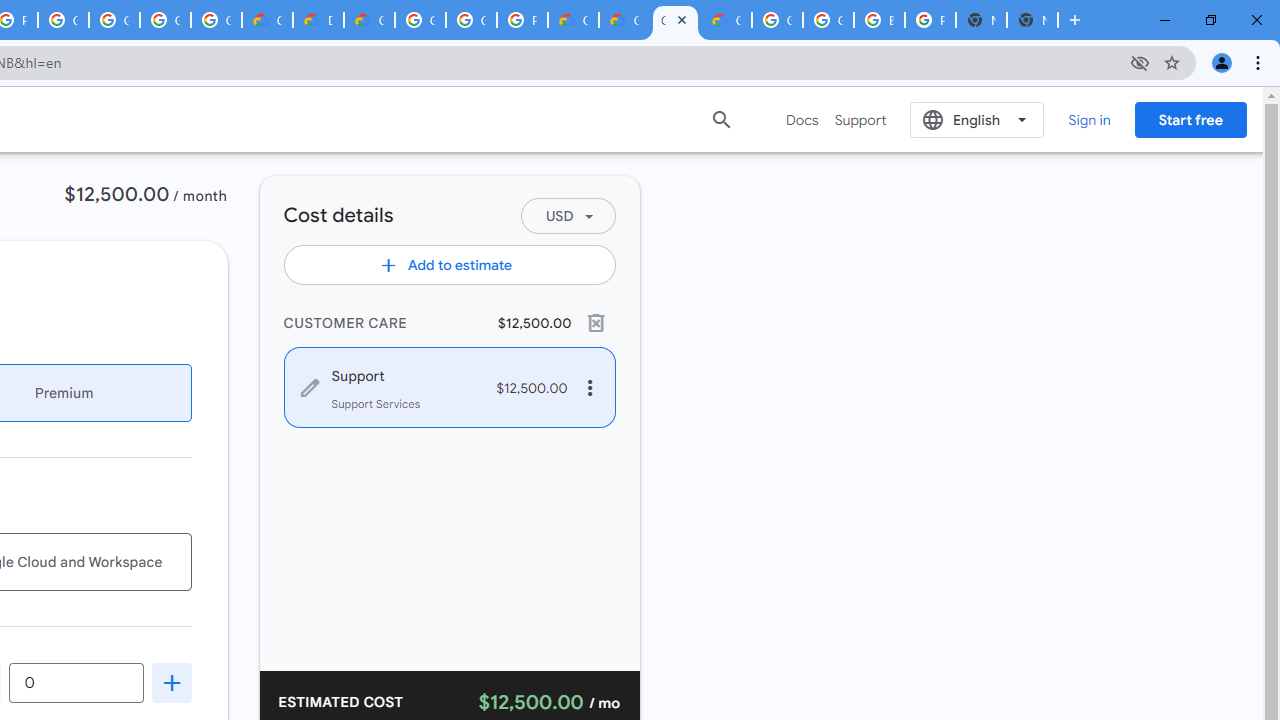 This screenshot has height=720, width=1280. What do you see at coordinates (623, 20) in the screenshot?
I see `'Google Cloud Pricing Calculator'` at bounding box center [623, 20].